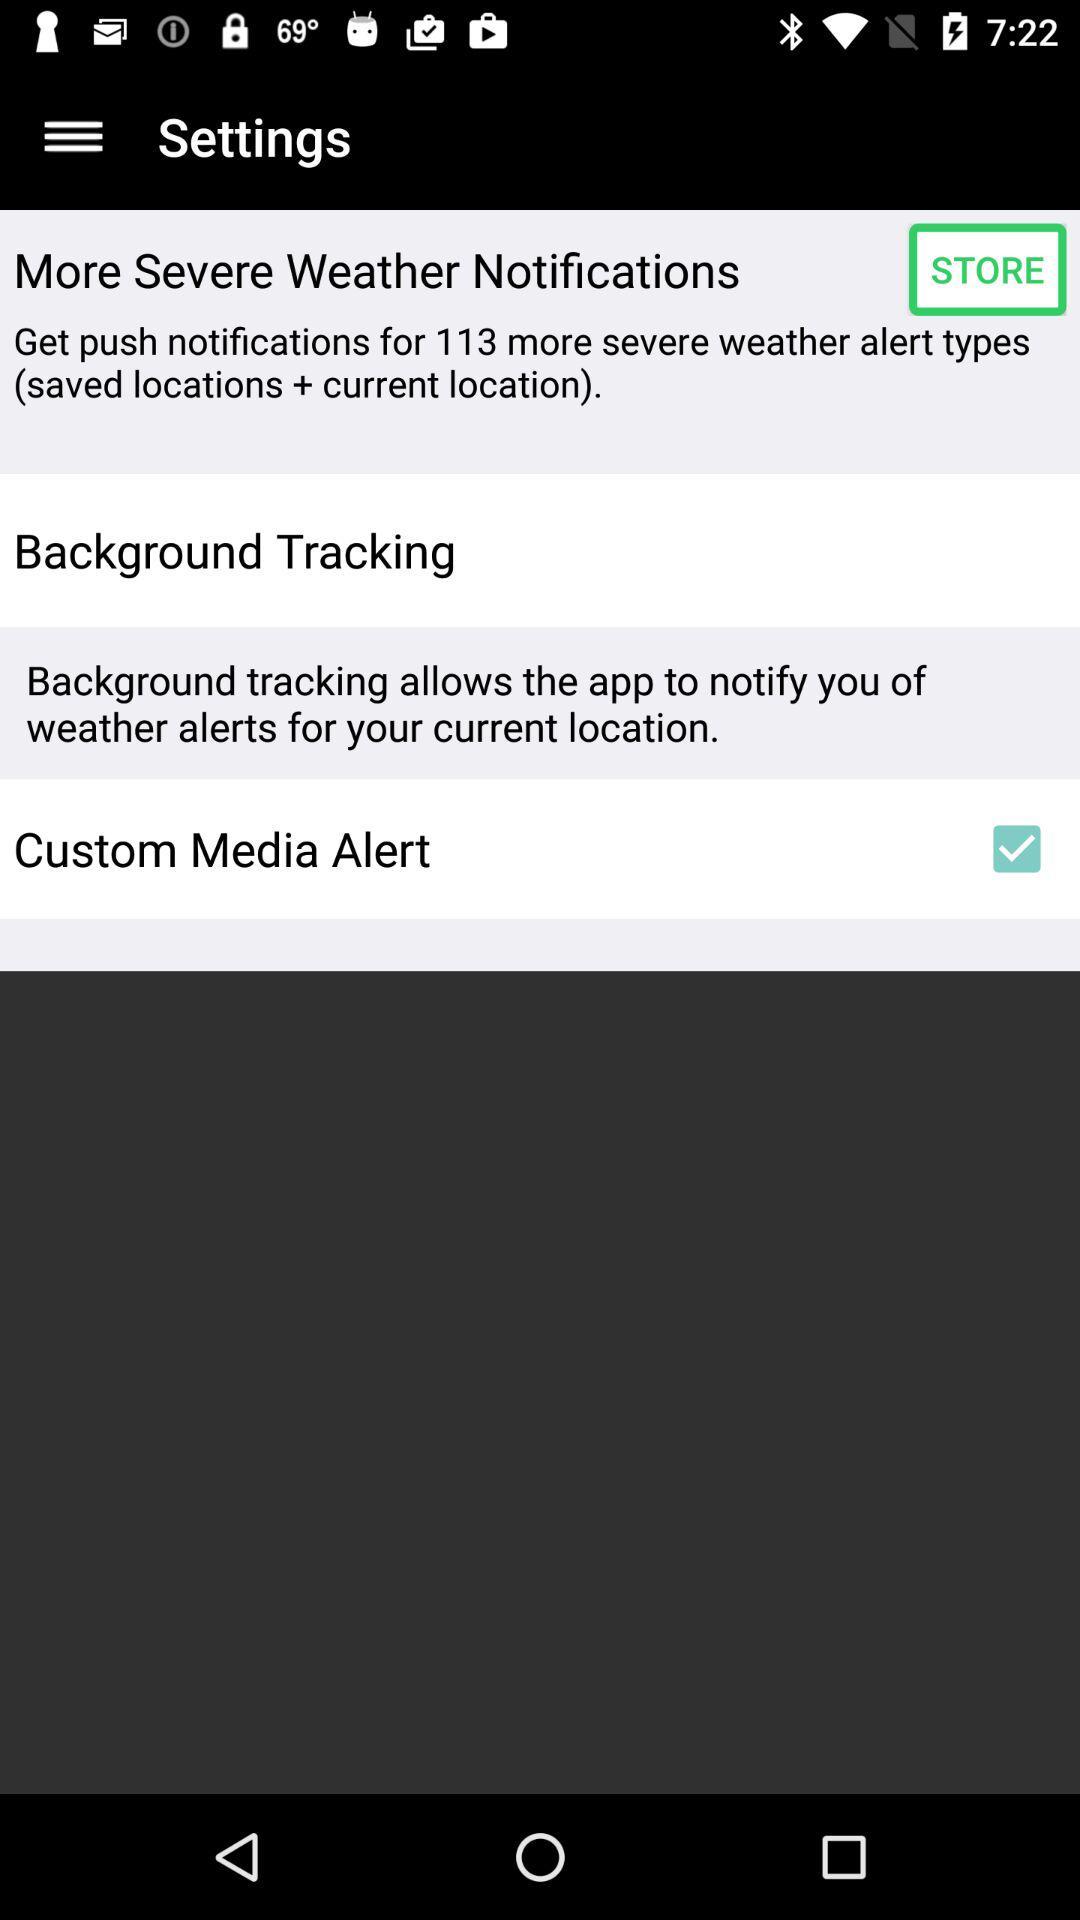 The width and height of the screenshot is (1080, 1920). I want to click on store, so click(986, 268).